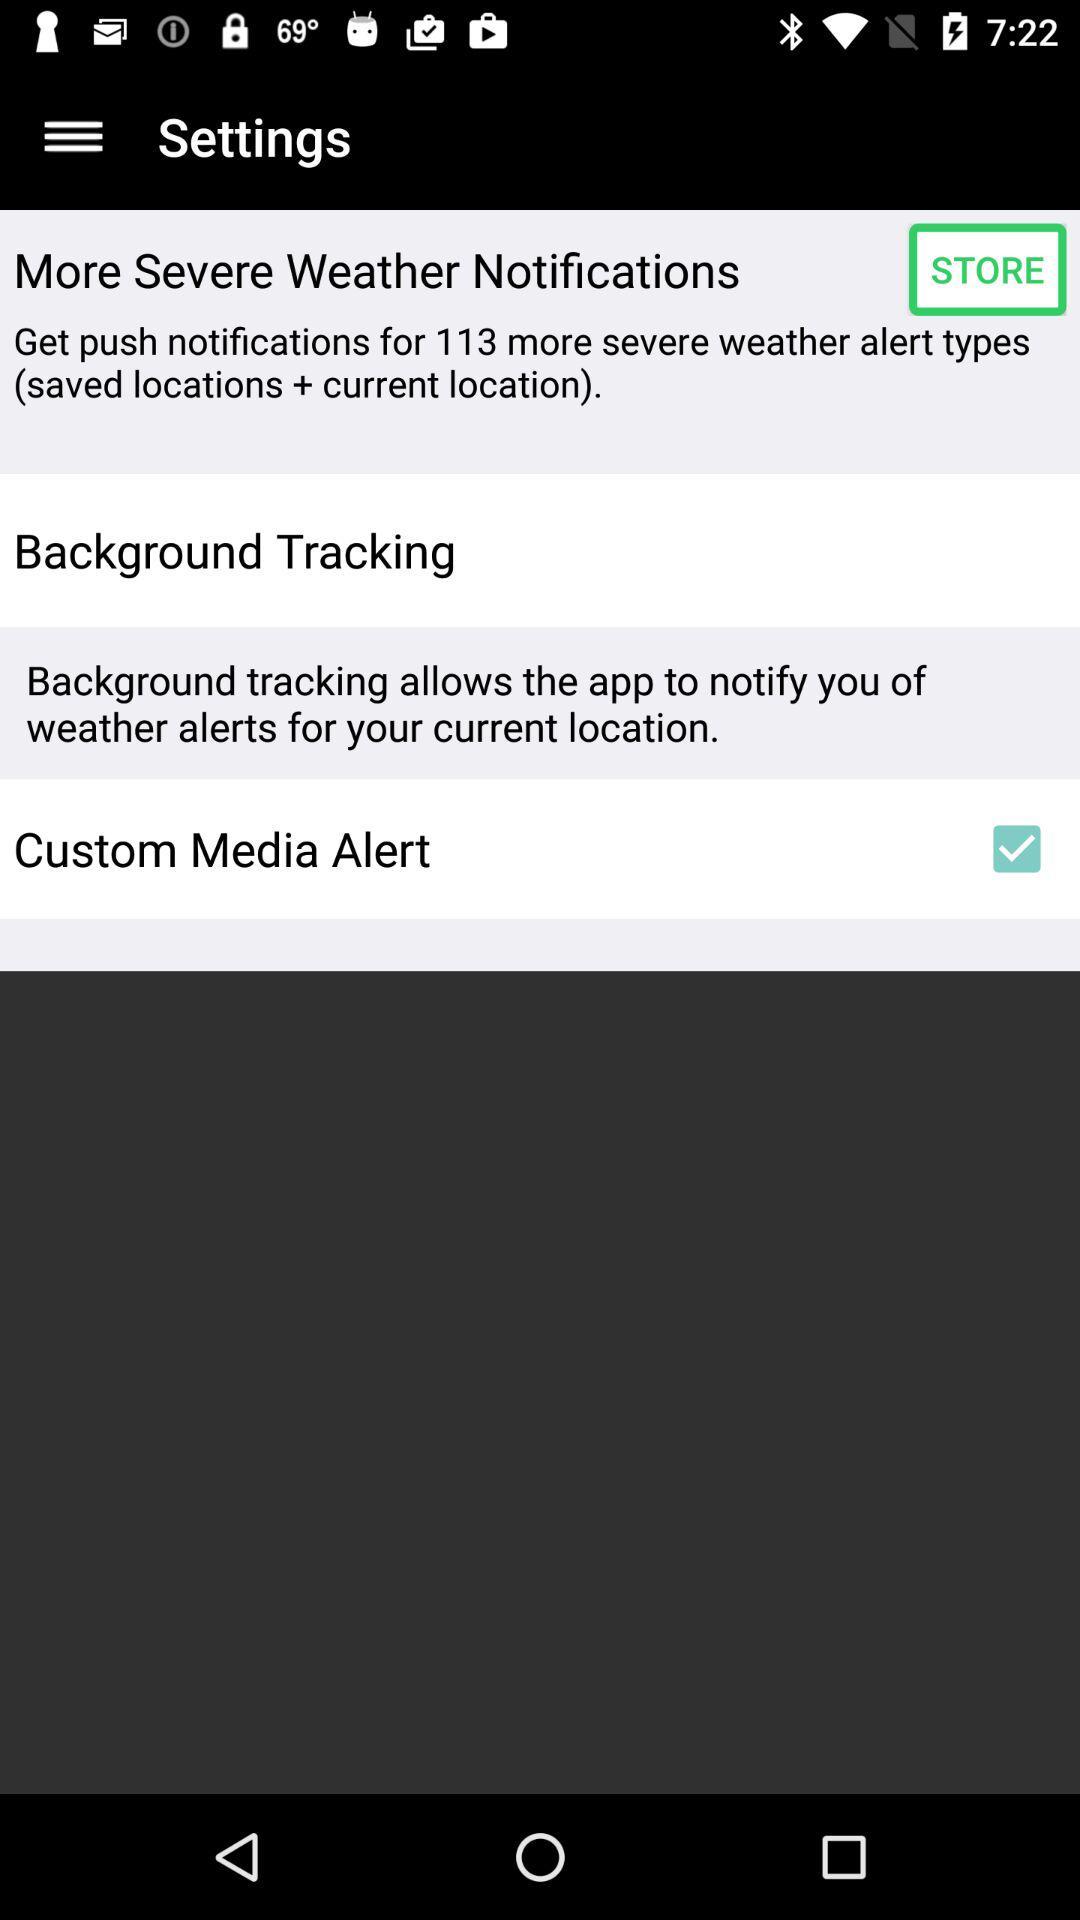 The width and height of the screenshot is (1080, 1920). I want to click on store, so click(986, 268).